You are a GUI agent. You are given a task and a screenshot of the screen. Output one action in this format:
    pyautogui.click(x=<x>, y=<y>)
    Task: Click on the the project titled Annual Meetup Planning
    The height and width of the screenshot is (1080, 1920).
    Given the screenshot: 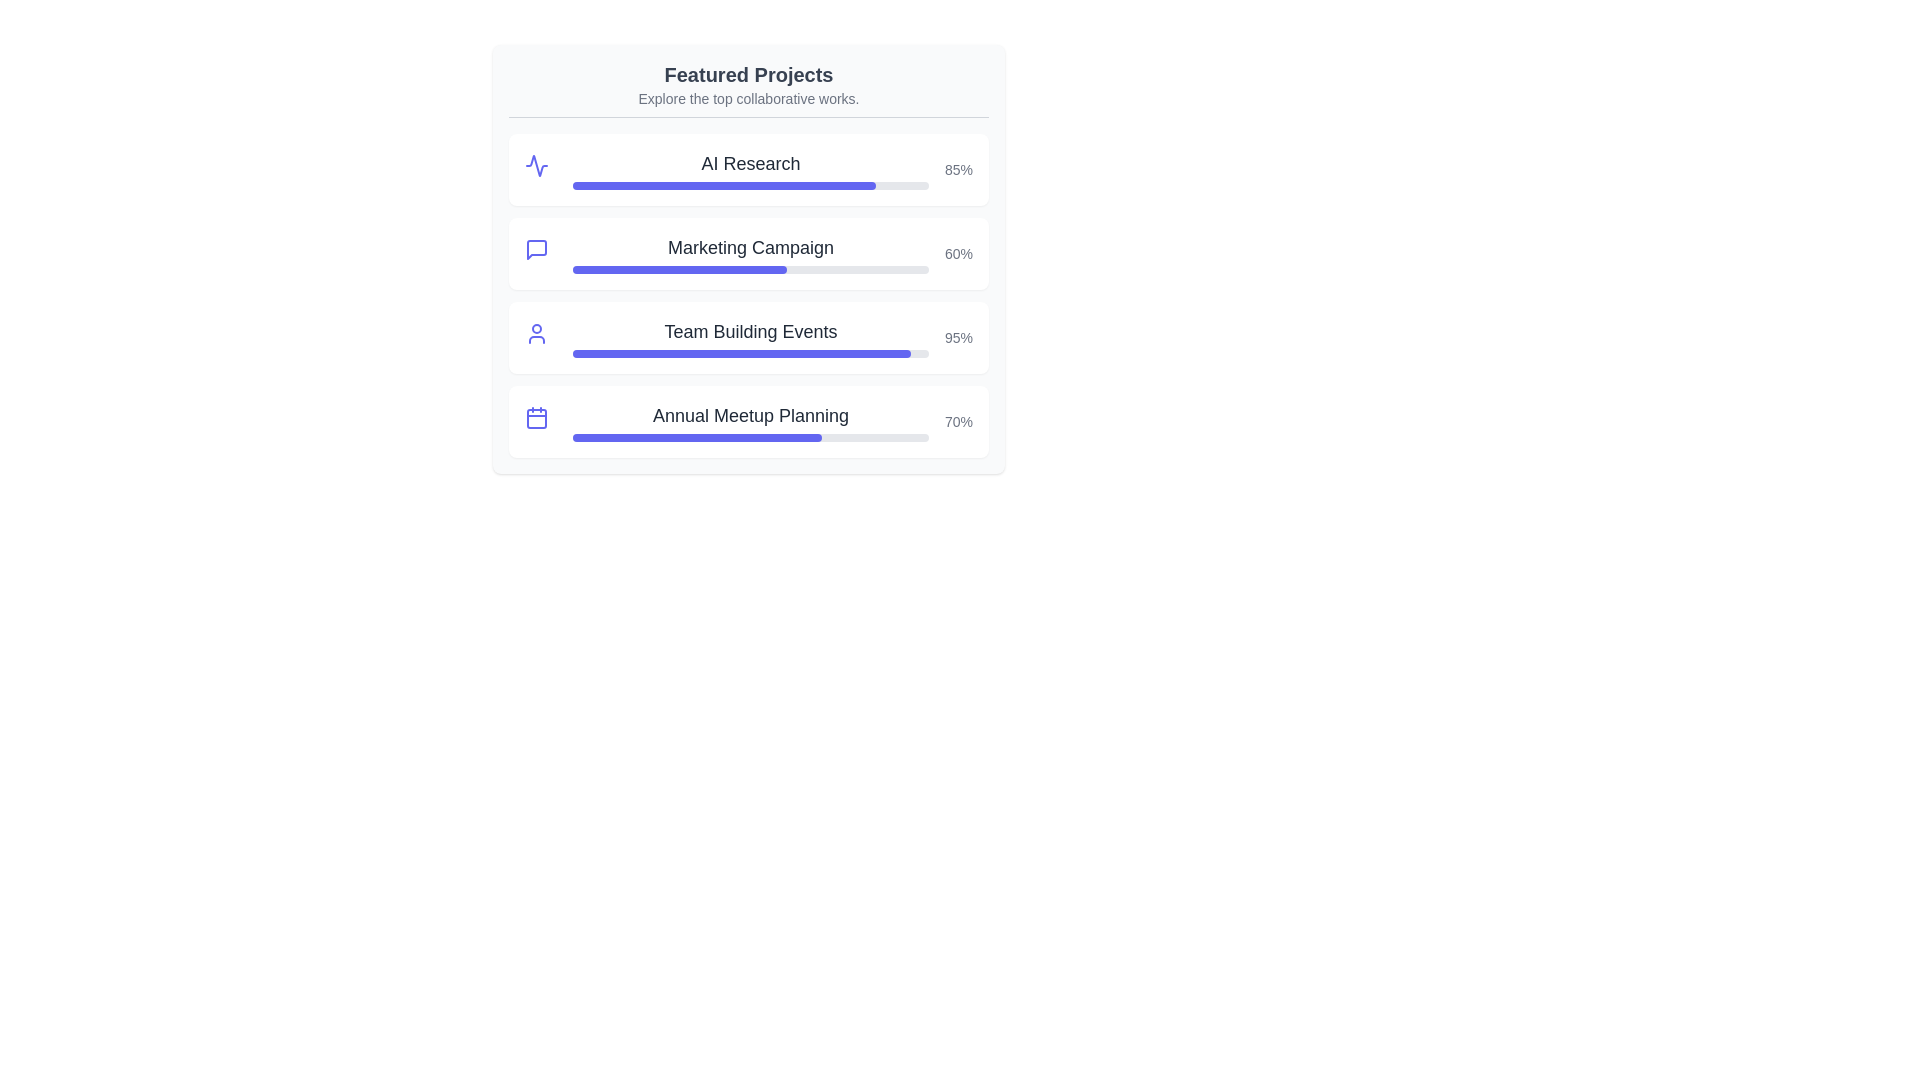 What is the action you would take?
    pyautogui.click(x=748, y=415)
    